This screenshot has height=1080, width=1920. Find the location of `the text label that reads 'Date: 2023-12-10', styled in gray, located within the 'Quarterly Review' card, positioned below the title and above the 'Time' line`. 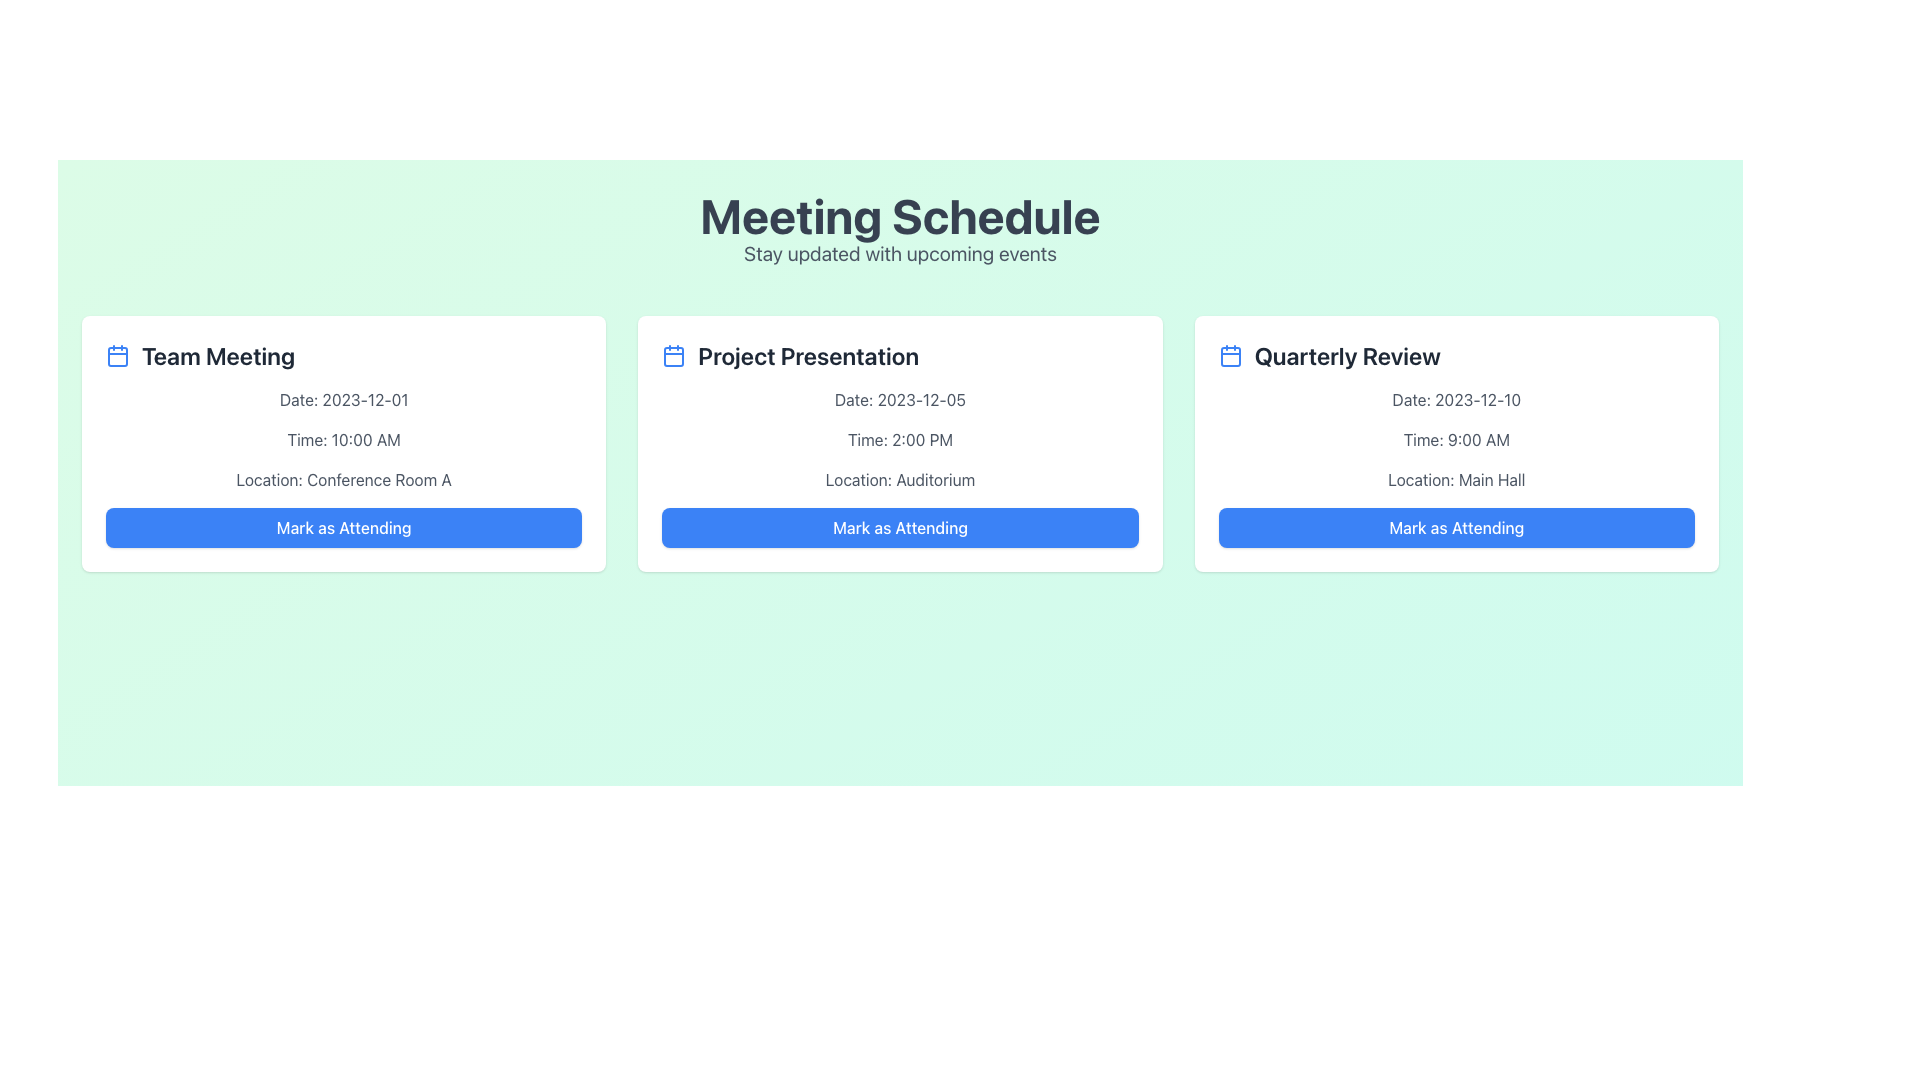

the text label that reads 'Date: 2023-12-10', styled in gray, located within the 'Quarterly Review' card, positioned below the title and above the 'Time' line is located at coordinates (1456, 400).